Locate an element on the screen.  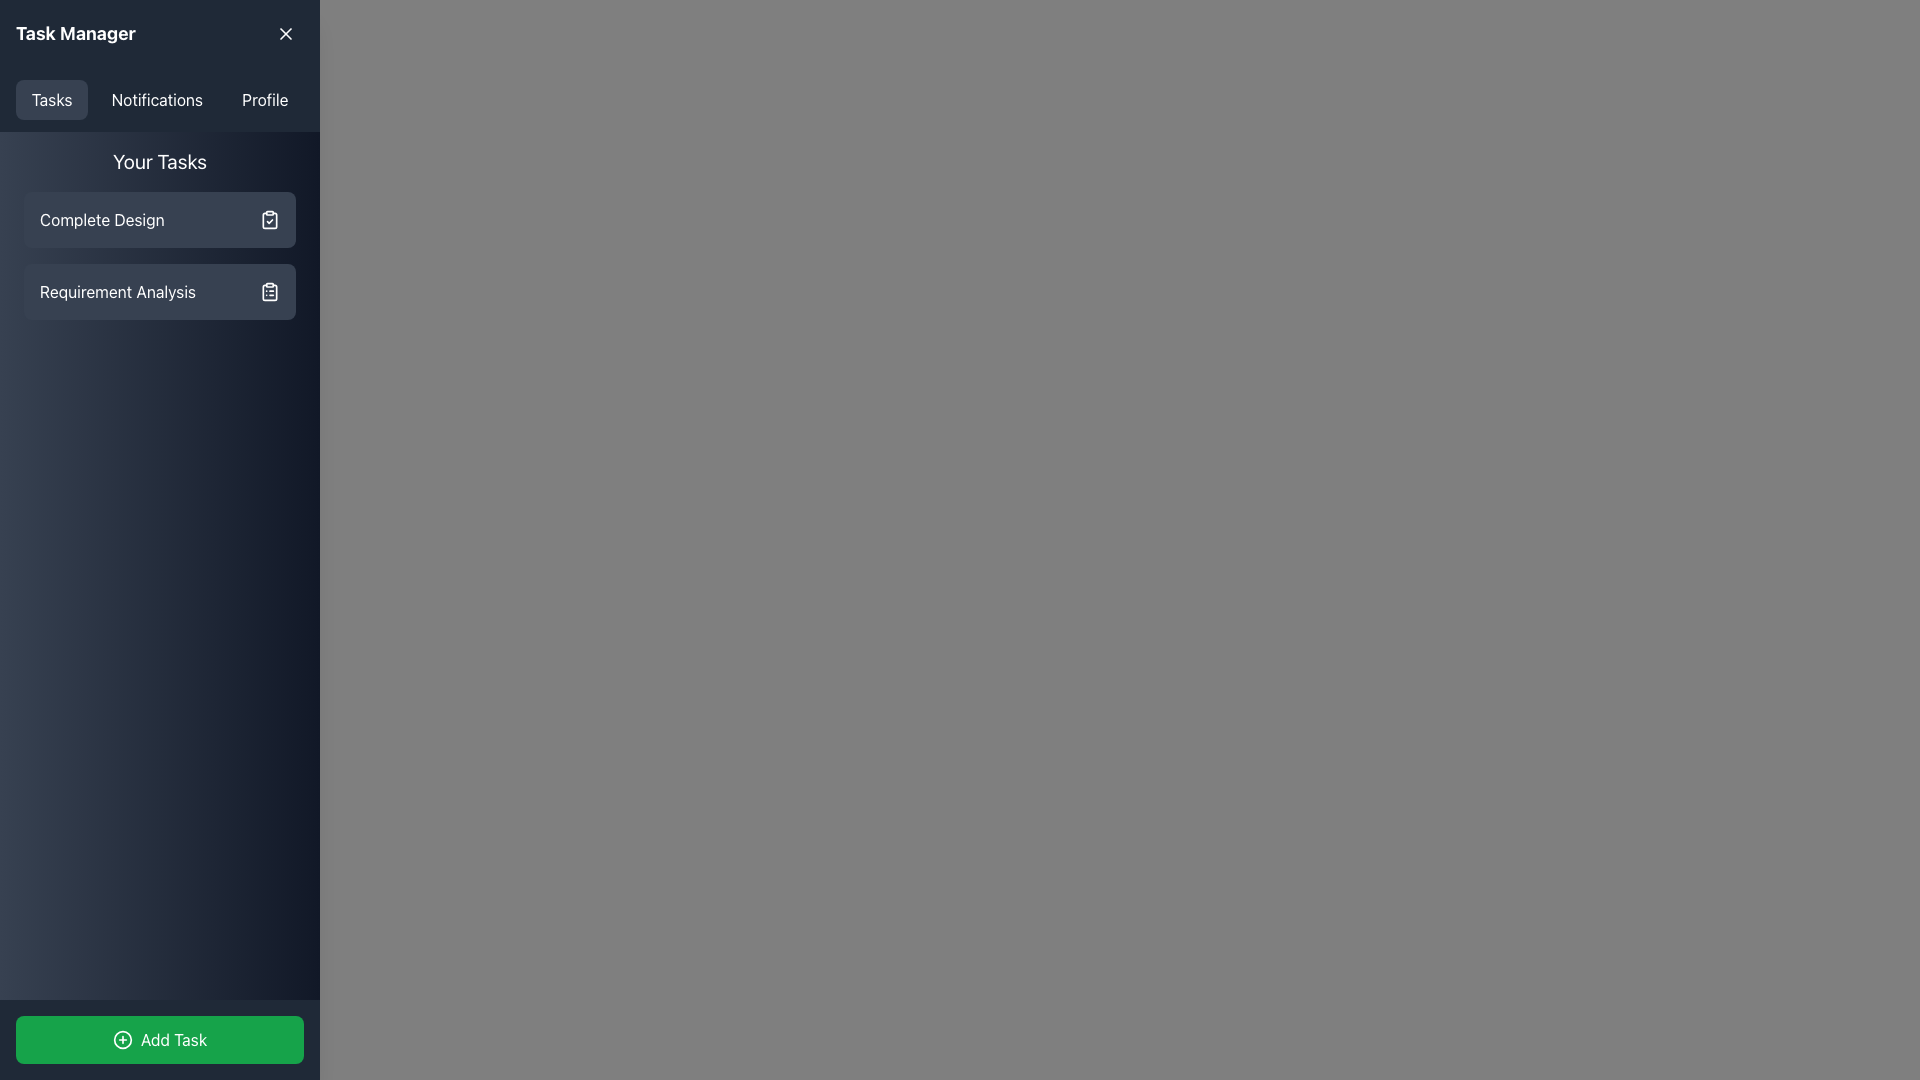
the 'Requirement Analysis' task entry in the 'Your Tasks' section of the sidebar menu is located at coordinates (158, 292).